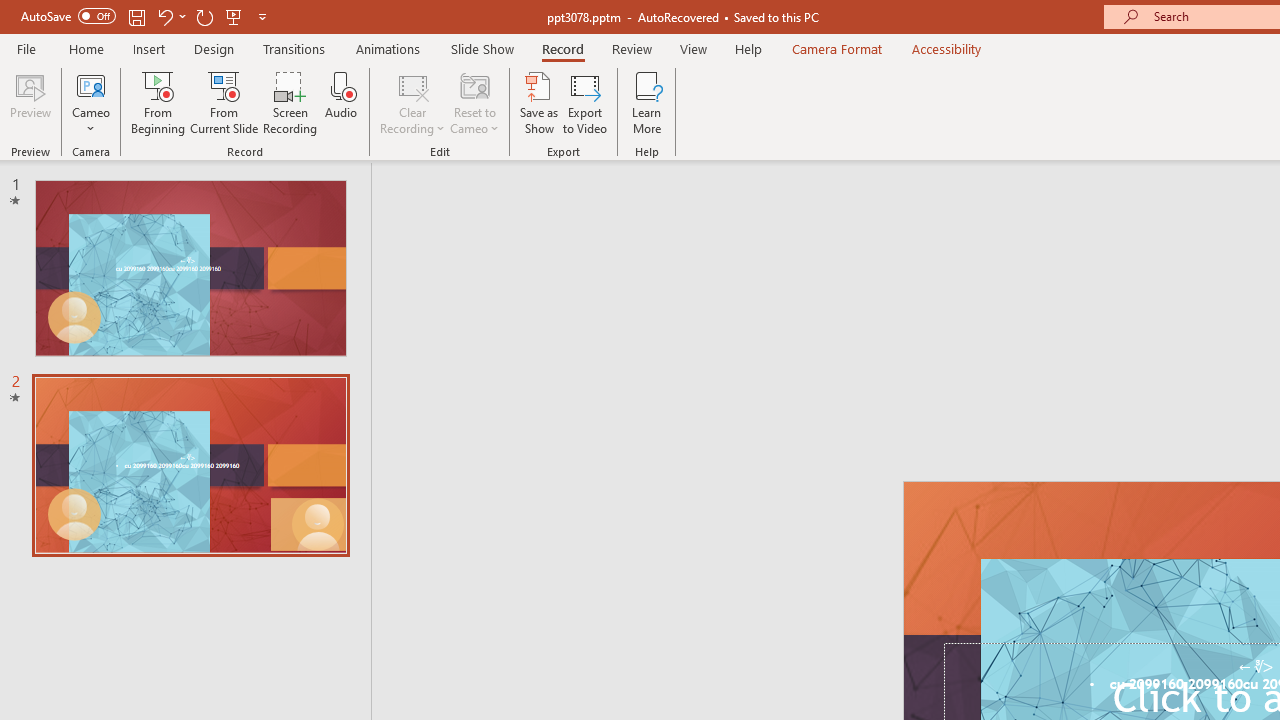  What do you see at coordinates (411, 103) in the screenshot?
I see `'Clear Recording'` at bounding box center [411, 103].